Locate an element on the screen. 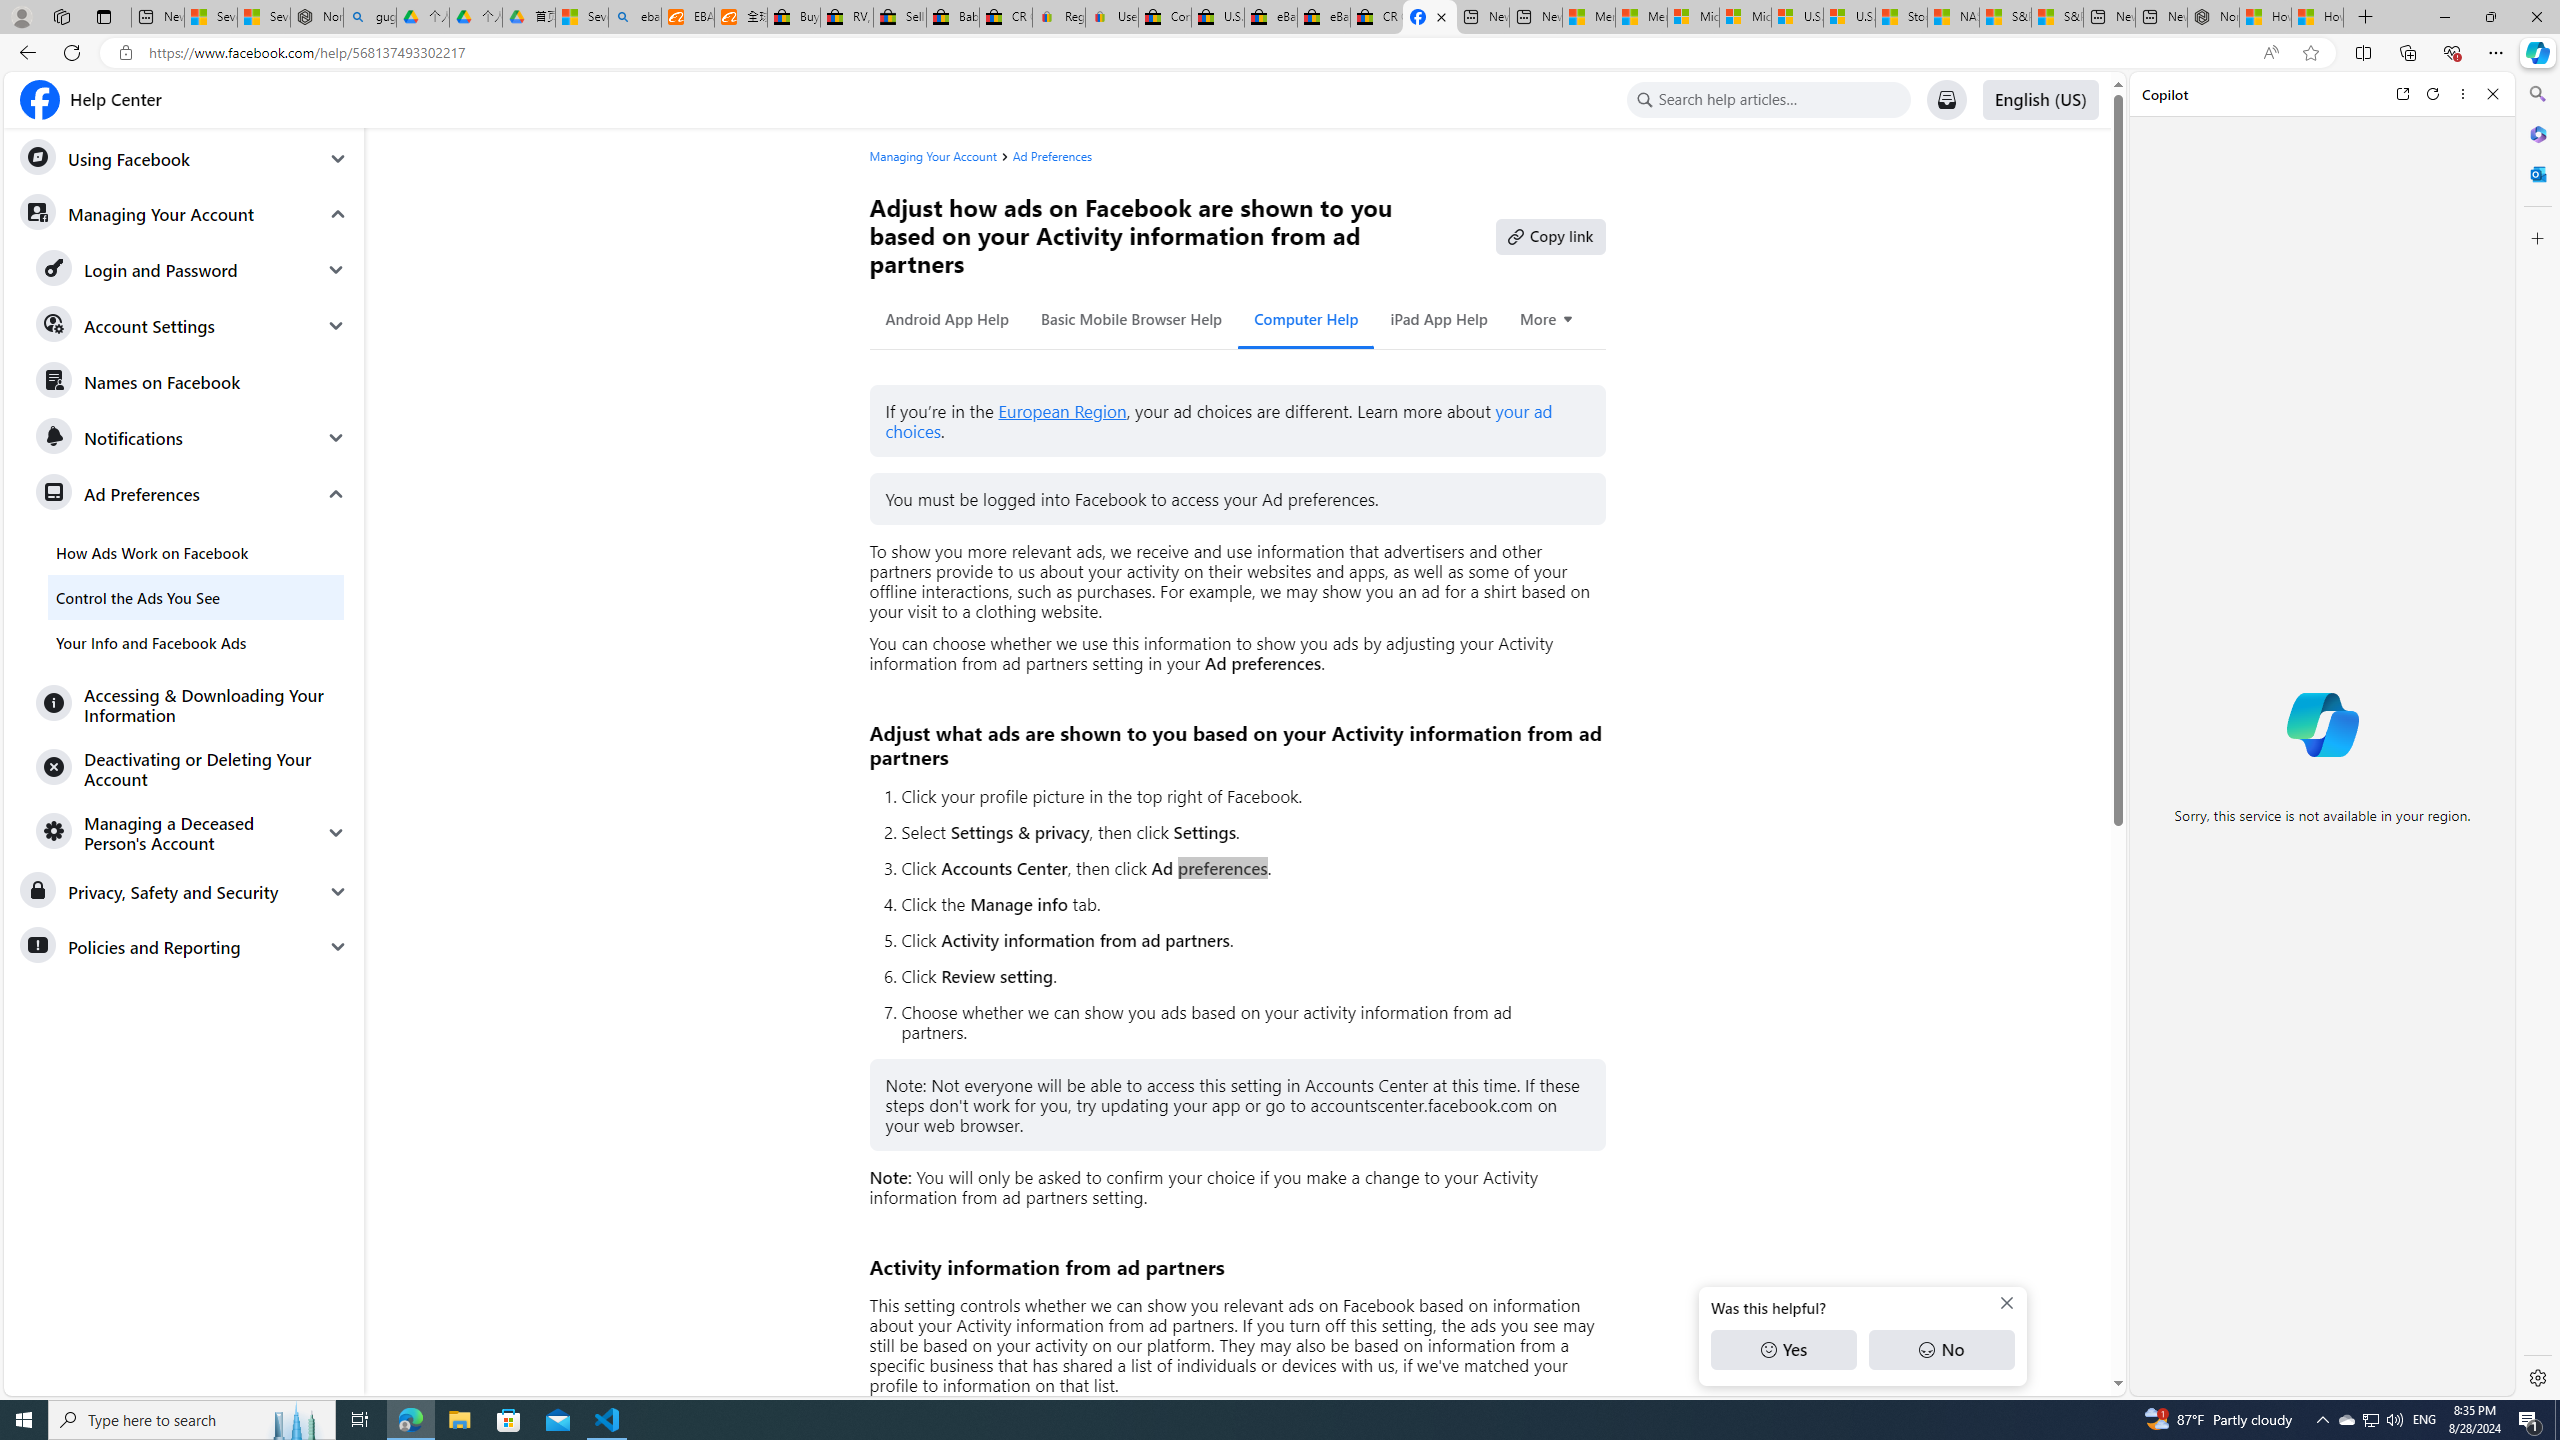  'Basic Mobile Browser Help' is located at coordinates (1130, 318).